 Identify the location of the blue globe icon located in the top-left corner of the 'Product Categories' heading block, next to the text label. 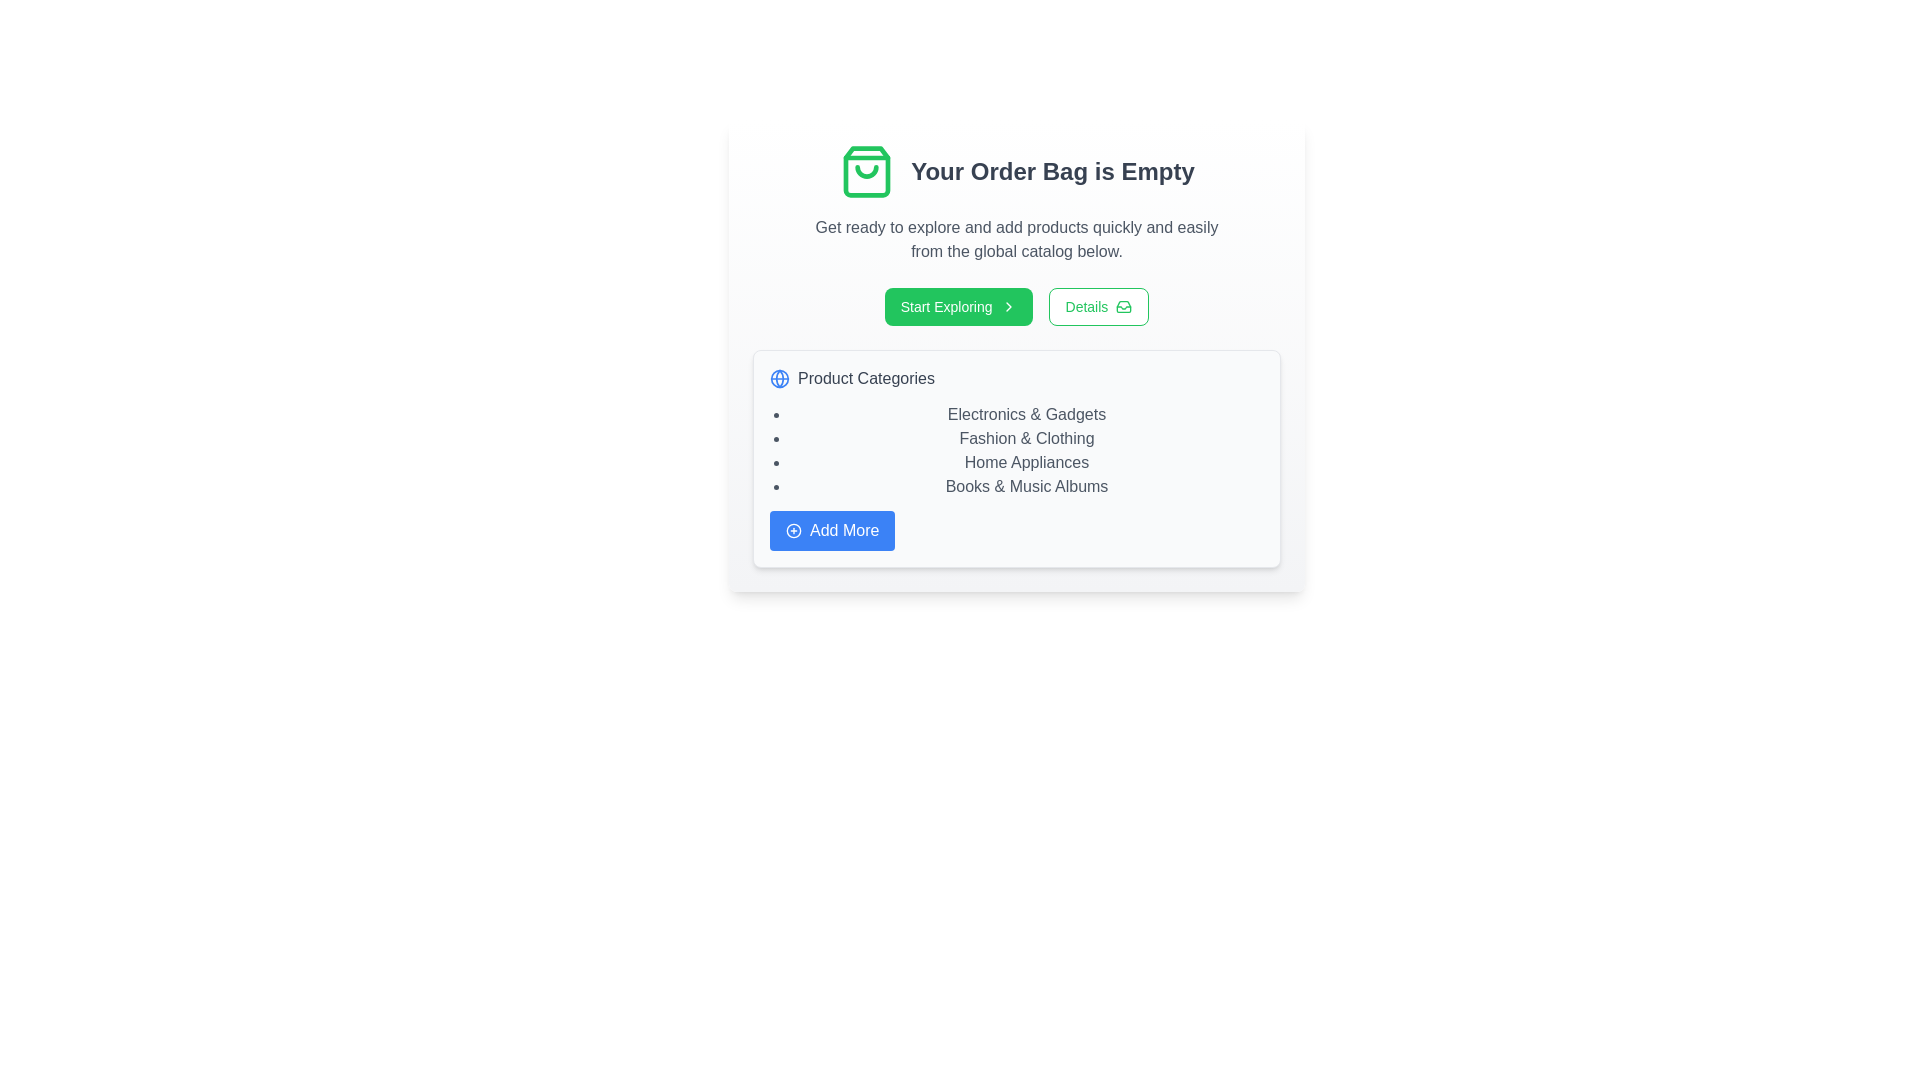
(778, 378).